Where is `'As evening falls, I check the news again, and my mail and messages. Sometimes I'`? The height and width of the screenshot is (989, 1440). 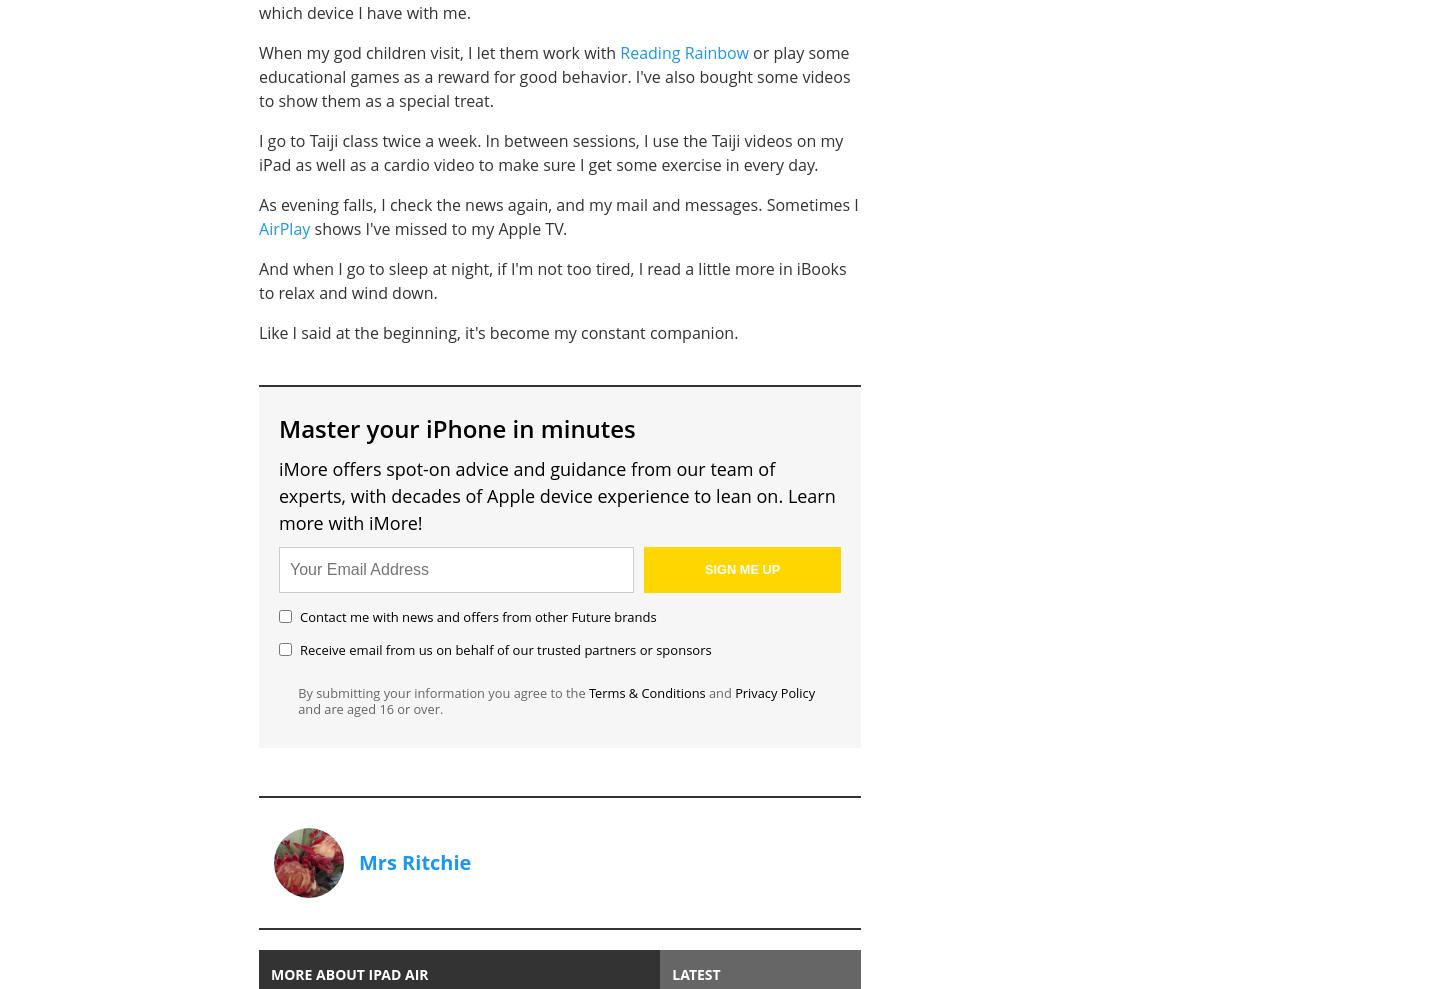
'As evening falls, I check the news again, and my mail and messages. Sometimes I' is located at coordinates (558, 205).